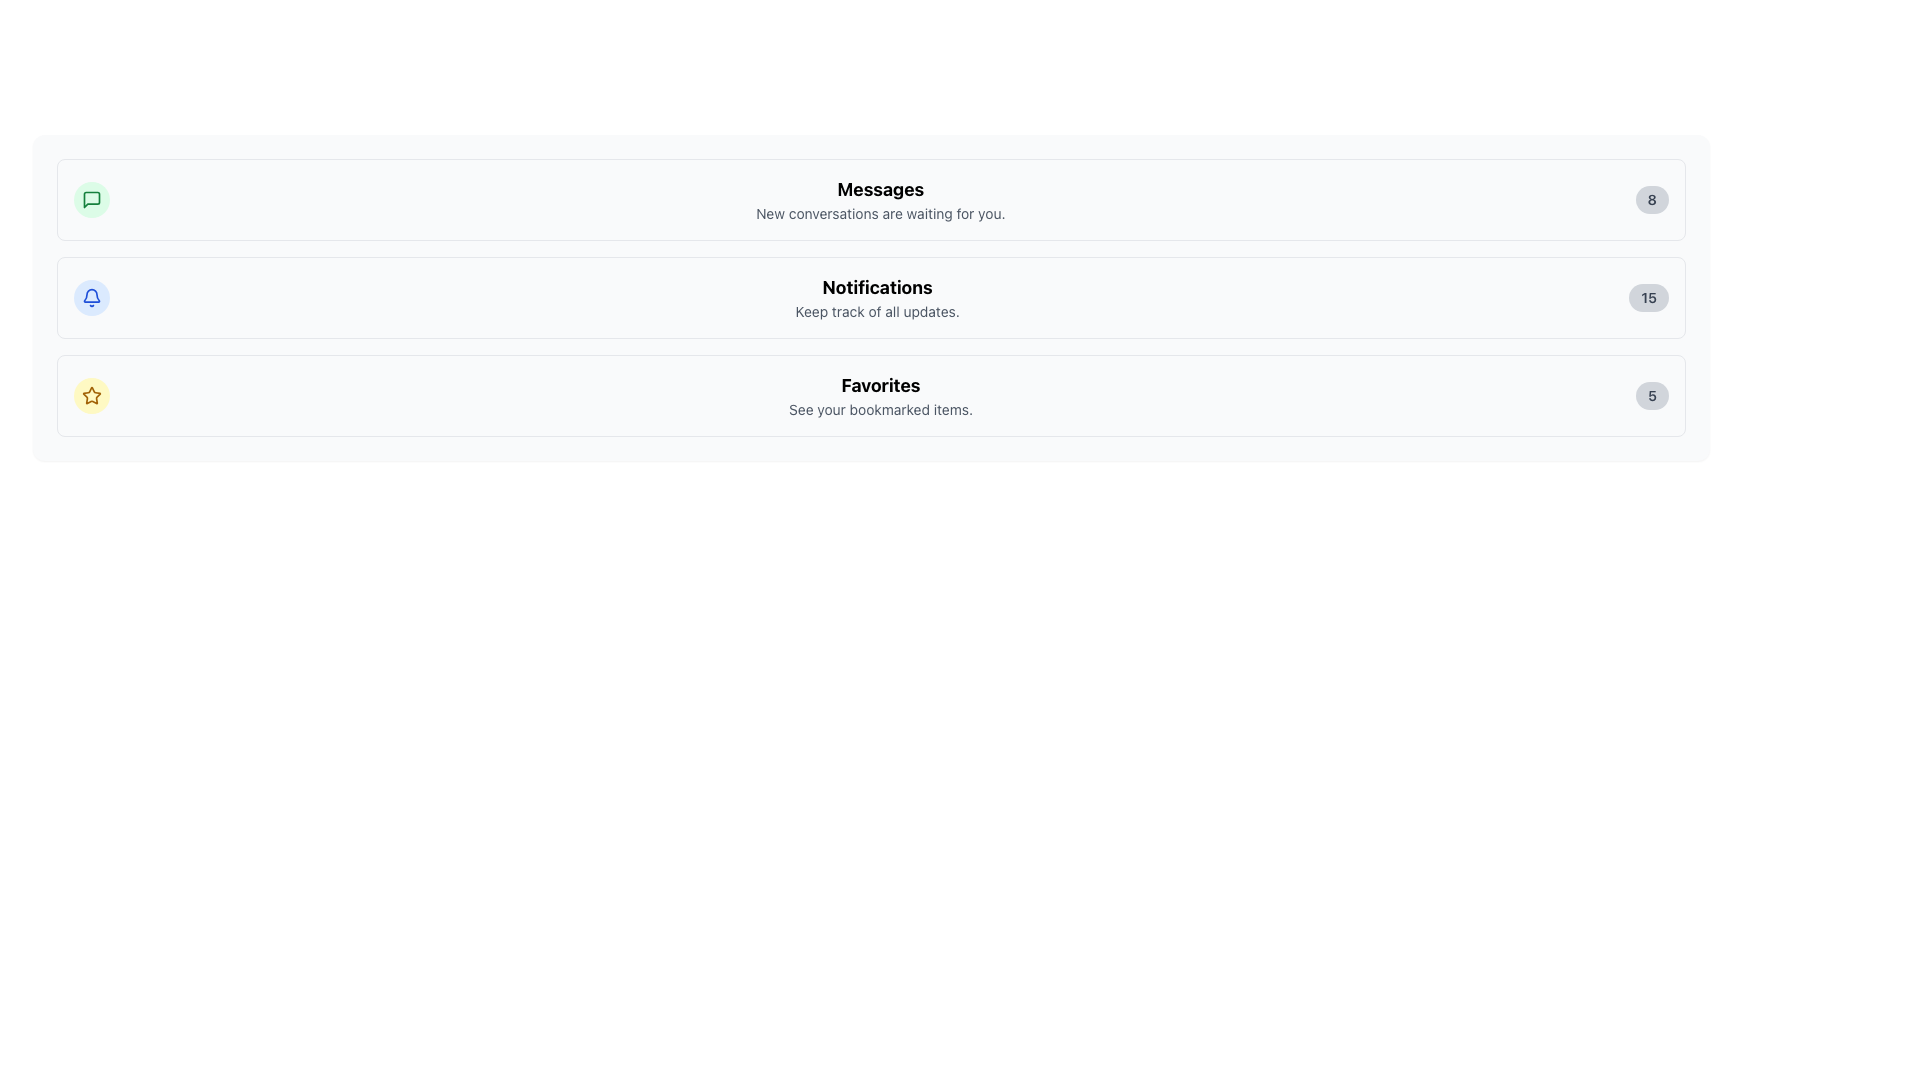 This screenshot has width=1920, height=1080. Describe the element at coordinates (1652, 396) in the screenshot. I see `the notification badge indicating the count for the 'Favorites' section, located on the far right side of the third row in a vertically stacked list` at that location.